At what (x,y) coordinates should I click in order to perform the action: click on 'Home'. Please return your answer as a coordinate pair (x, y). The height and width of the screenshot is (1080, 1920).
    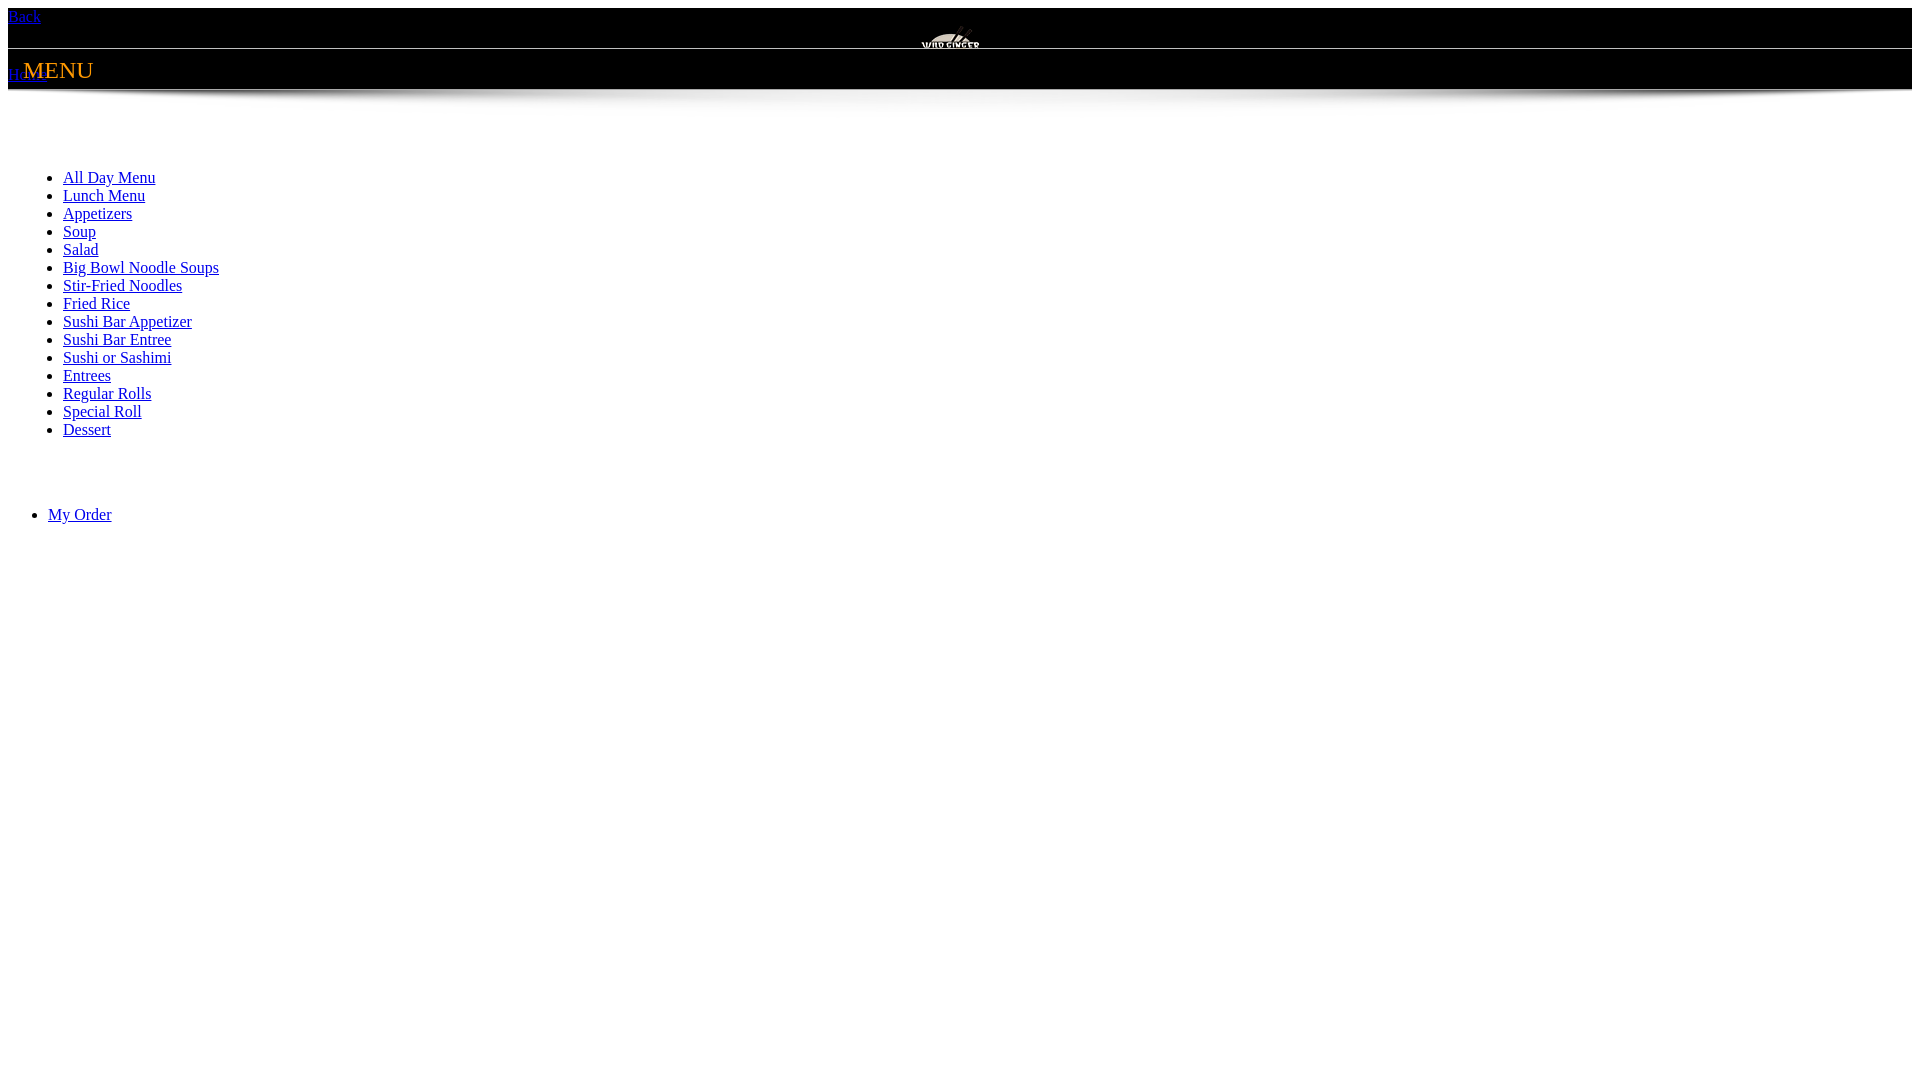
    Looking at the image, I should click on (27, 73).